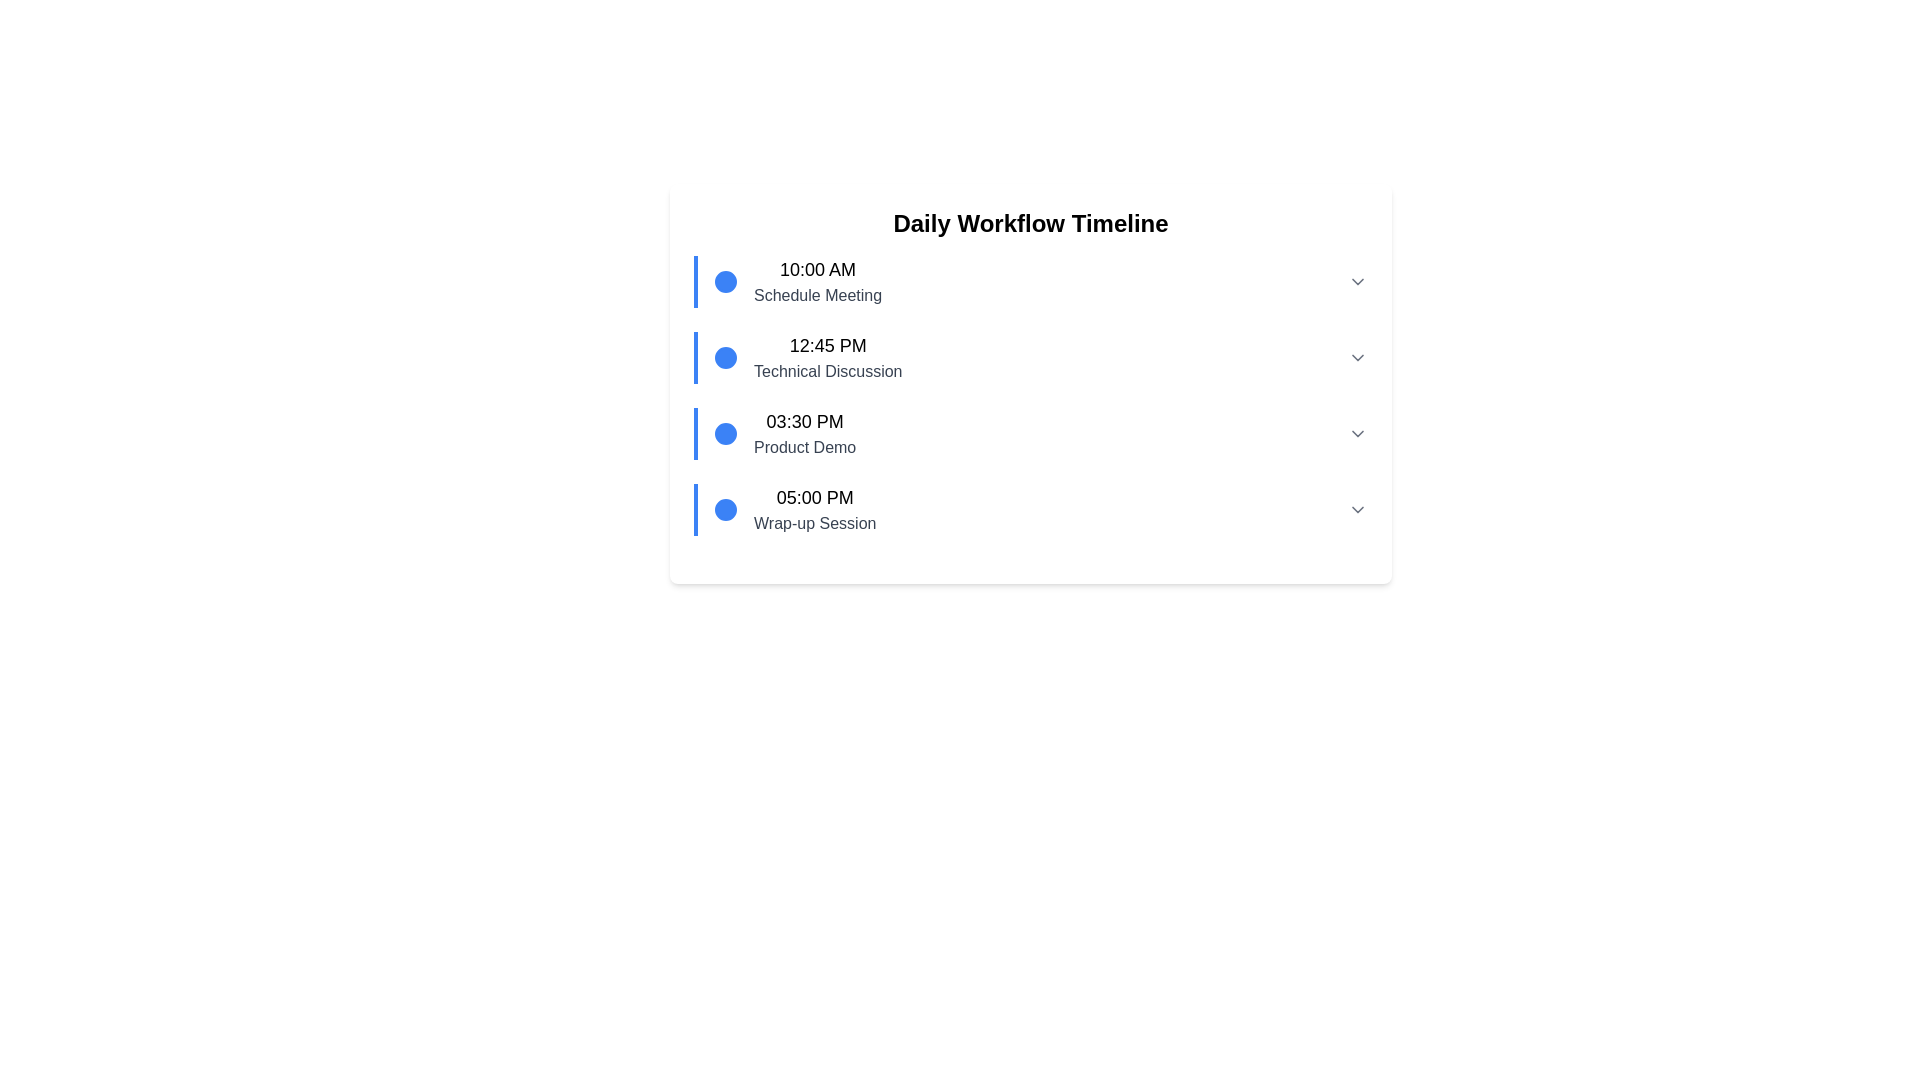 This screenshot has width=1920, height=1080. I want to click on the blue SVG circle marker associated with the 'Wrap-up Session' at '05:00 PM' on the timeline, so click(724, 508).